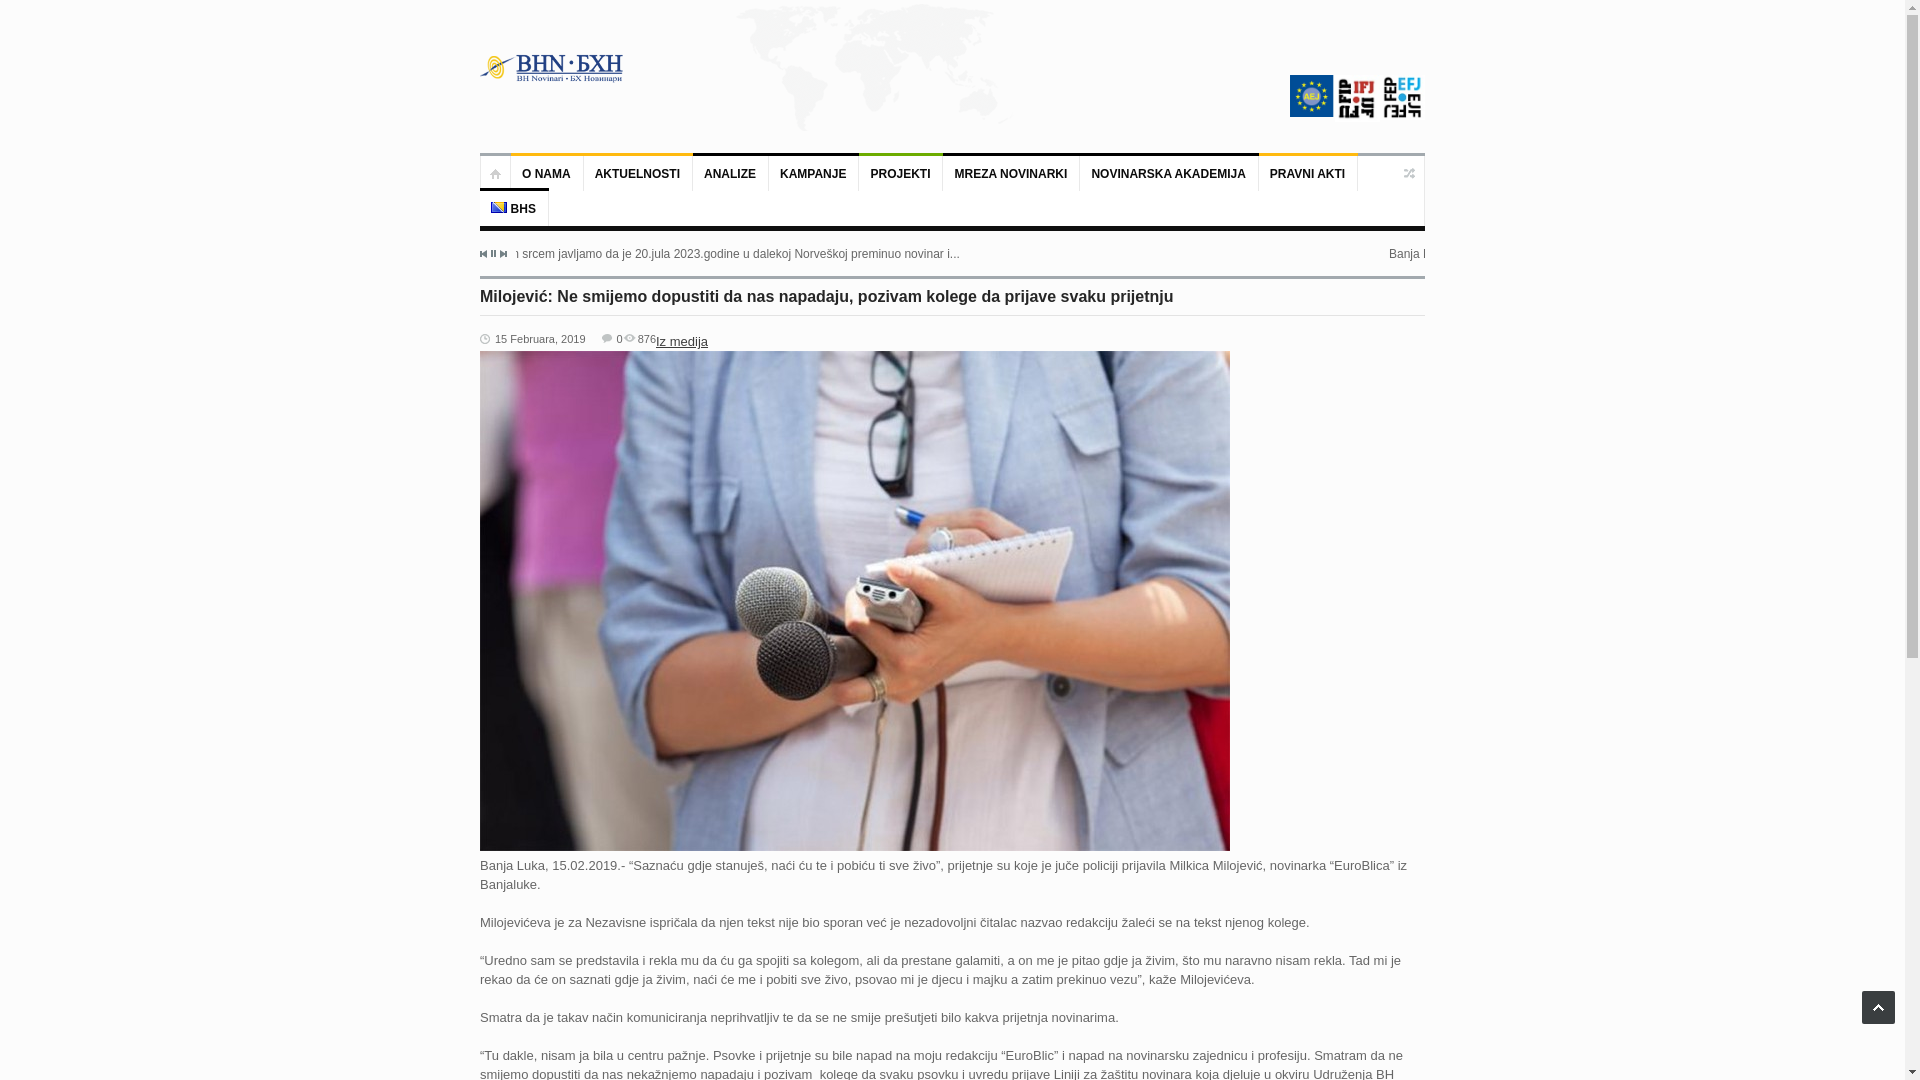 This screenshot has height=1080, width=1920. What do you see at coordinates (547, 172) in the screenshot?
I see `'O NAMA'` at bounding box center [547, 172].